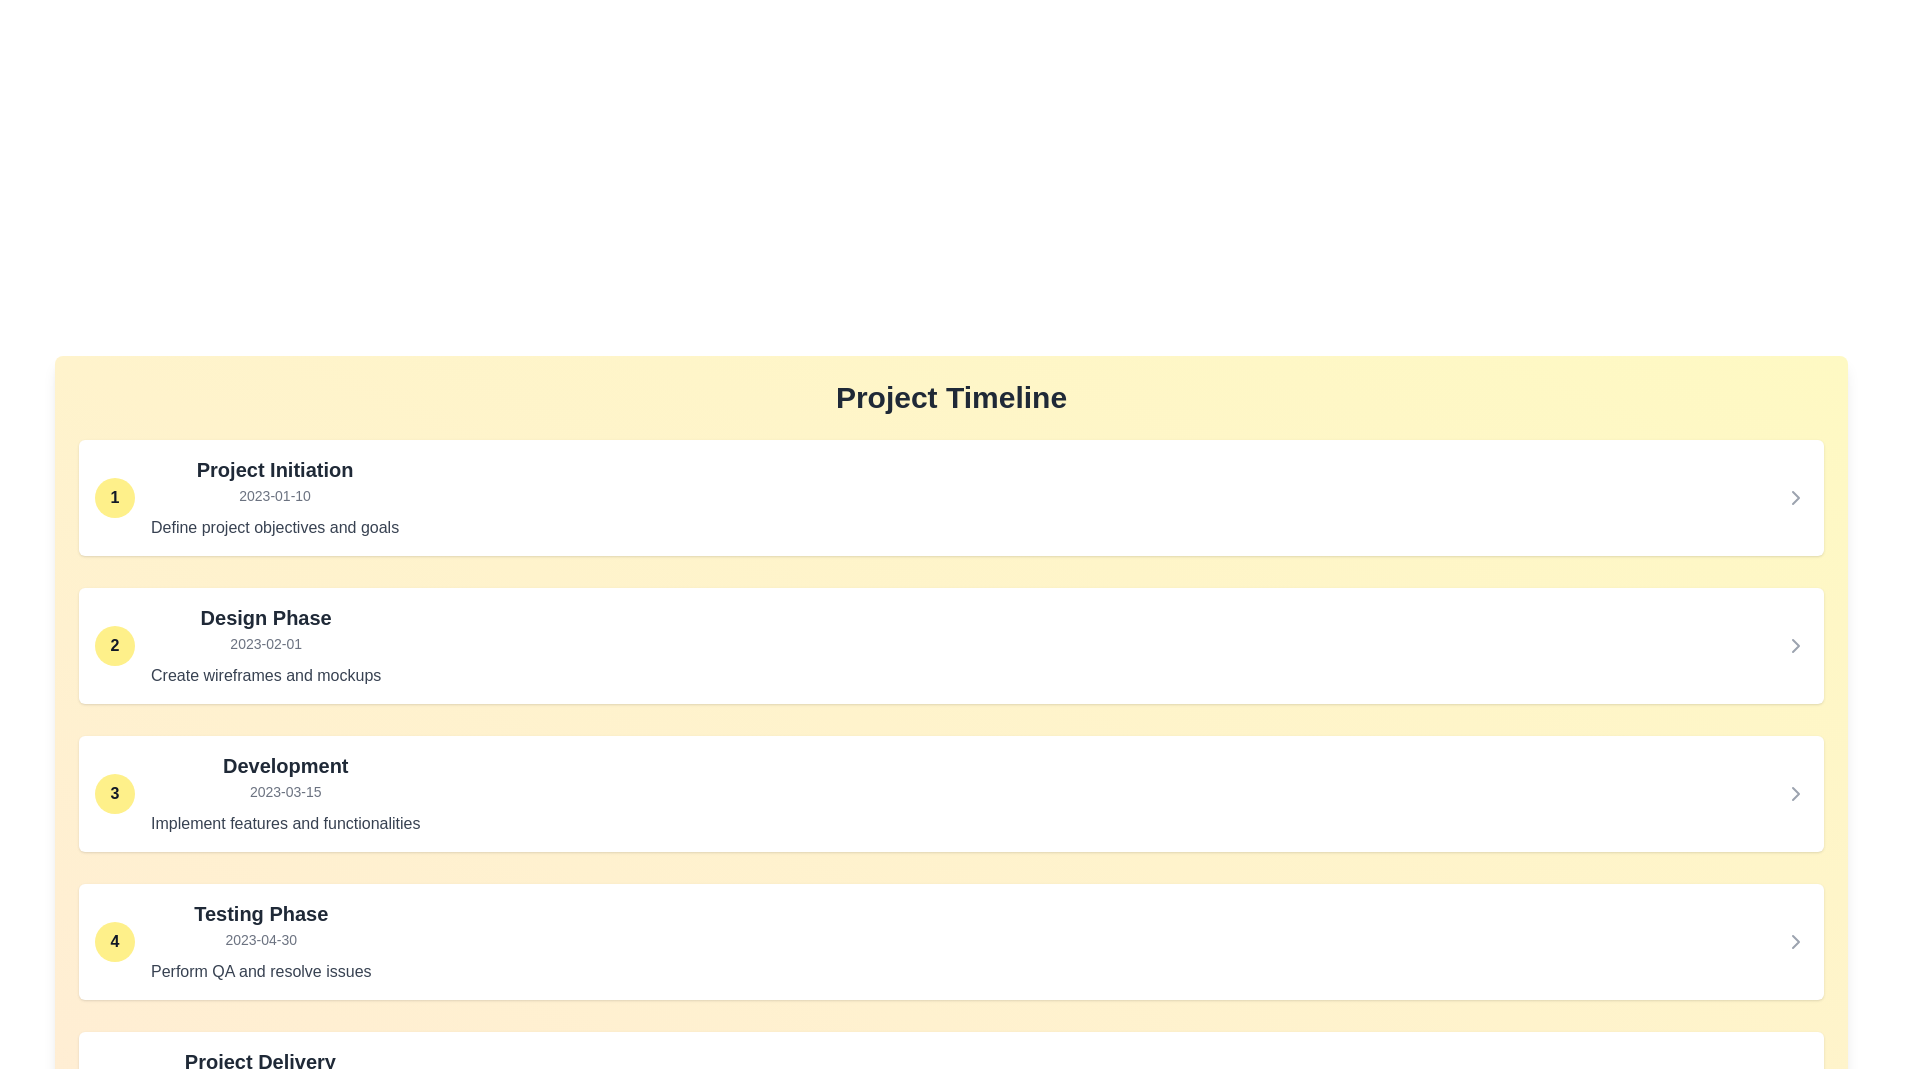  What do you see at coordinates (1795, 941) in the screenshot?
I see `the right-pointing arrow icon, which is a minimalist SVG graphic located at the far right side of the vertical timeline sequence` at bounding box center [1795, 941].